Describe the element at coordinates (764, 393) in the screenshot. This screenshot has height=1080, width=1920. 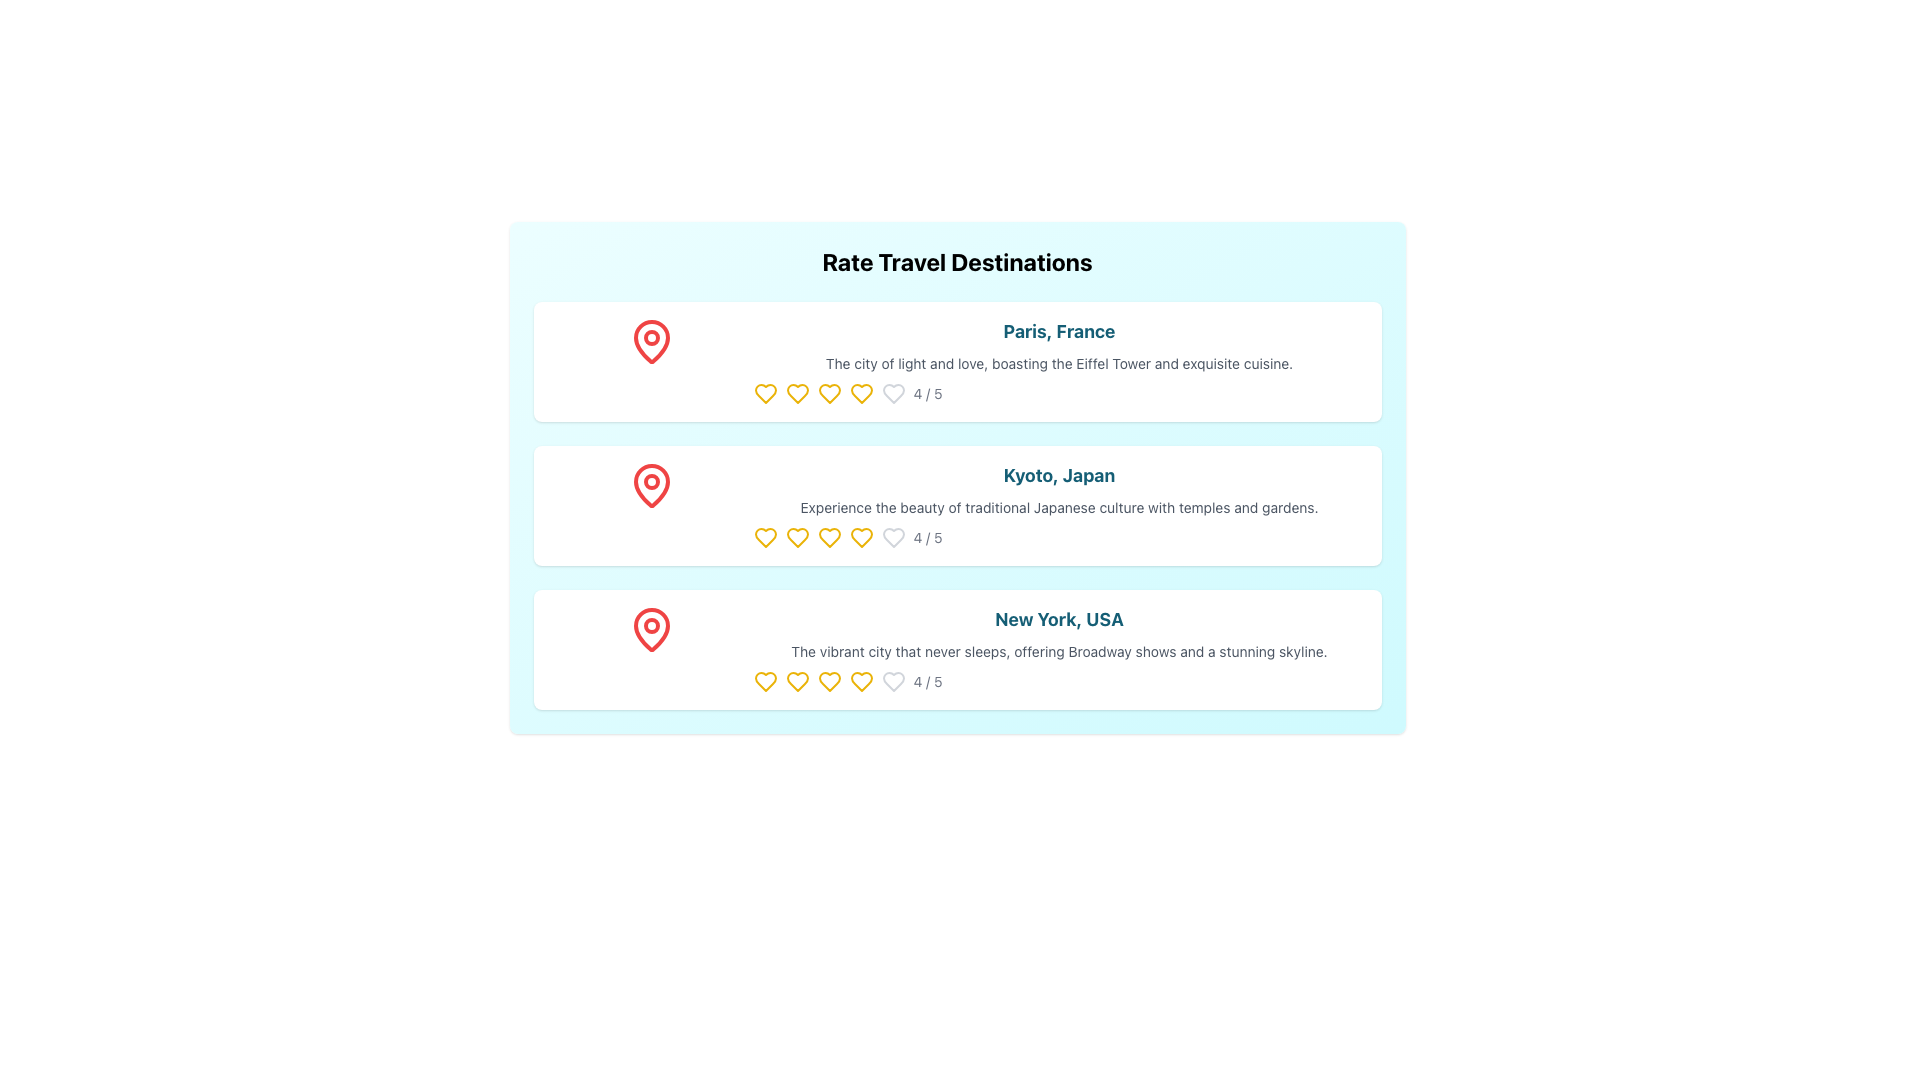
I see `the first yellow heart-shaped rating icon under 'Paris, France'` at that location.